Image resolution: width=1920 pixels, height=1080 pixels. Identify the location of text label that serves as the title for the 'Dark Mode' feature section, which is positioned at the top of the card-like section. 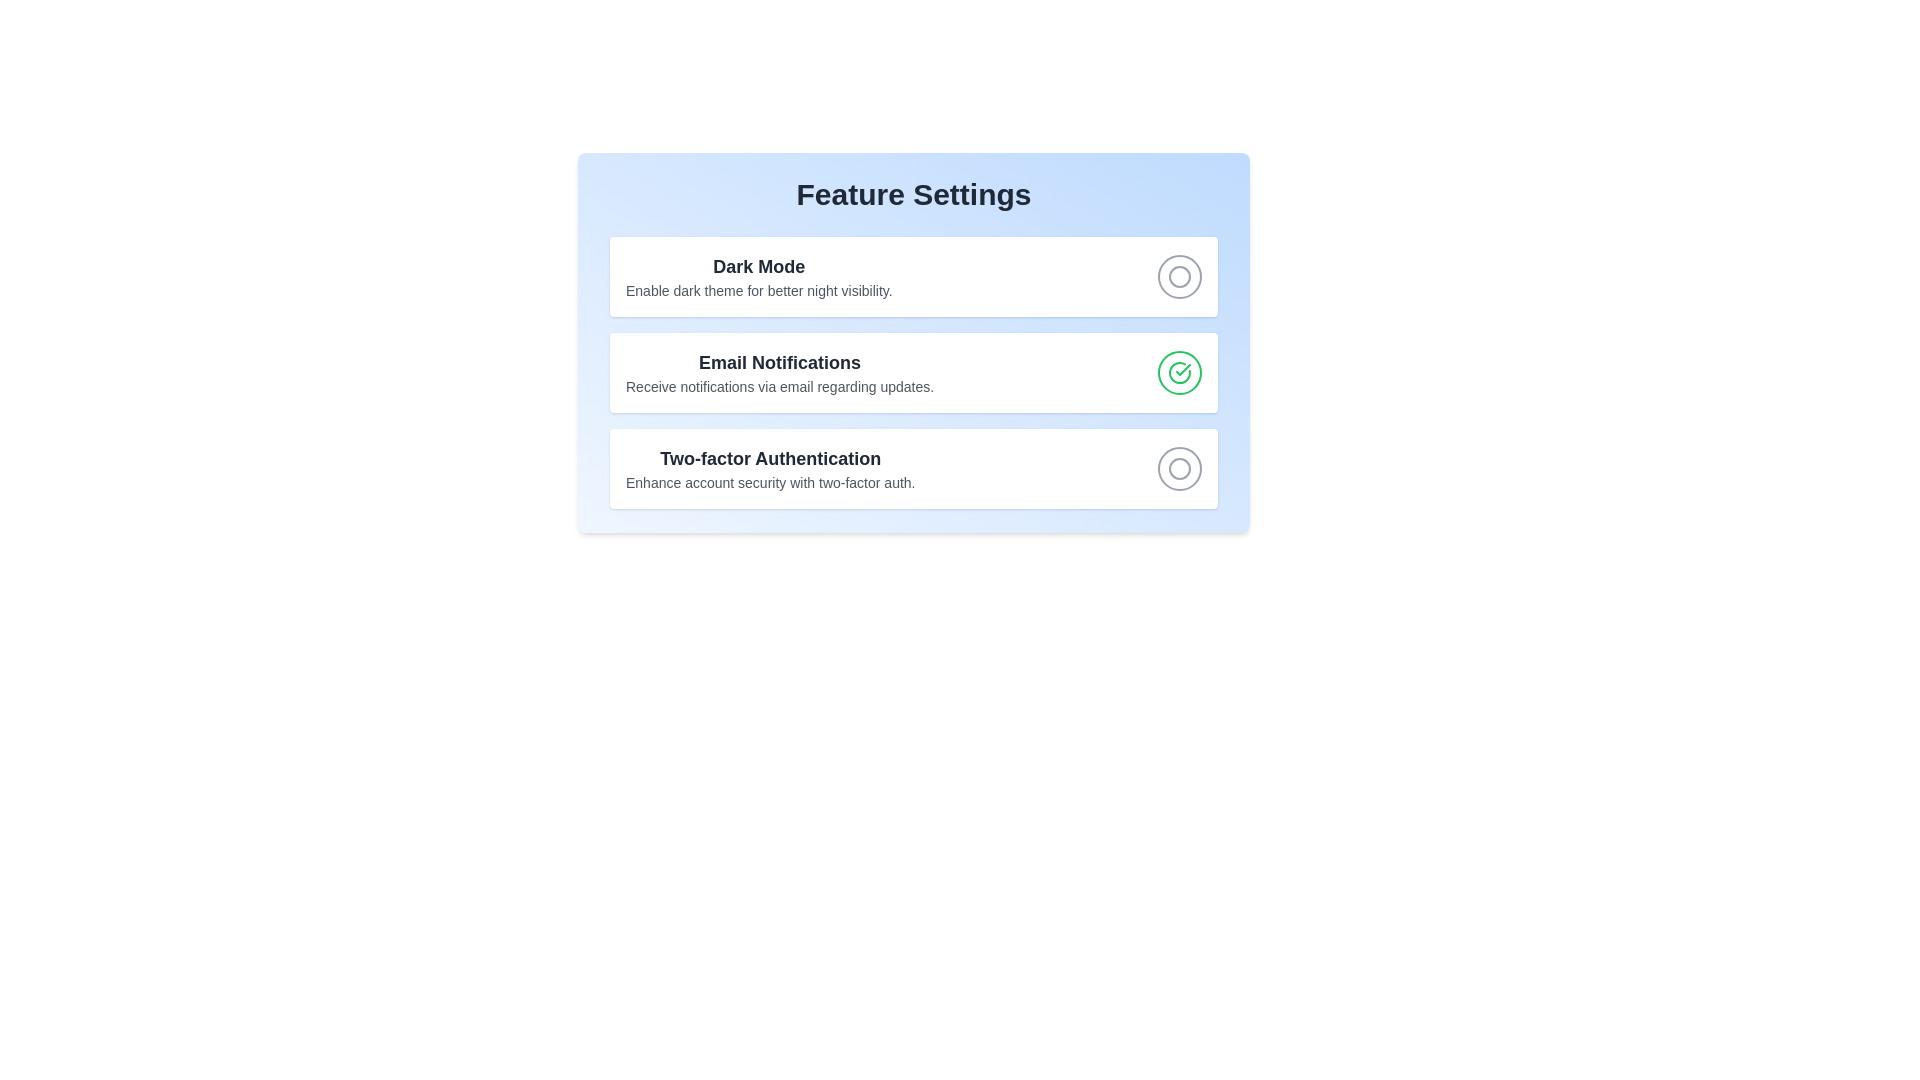
(758, 265).